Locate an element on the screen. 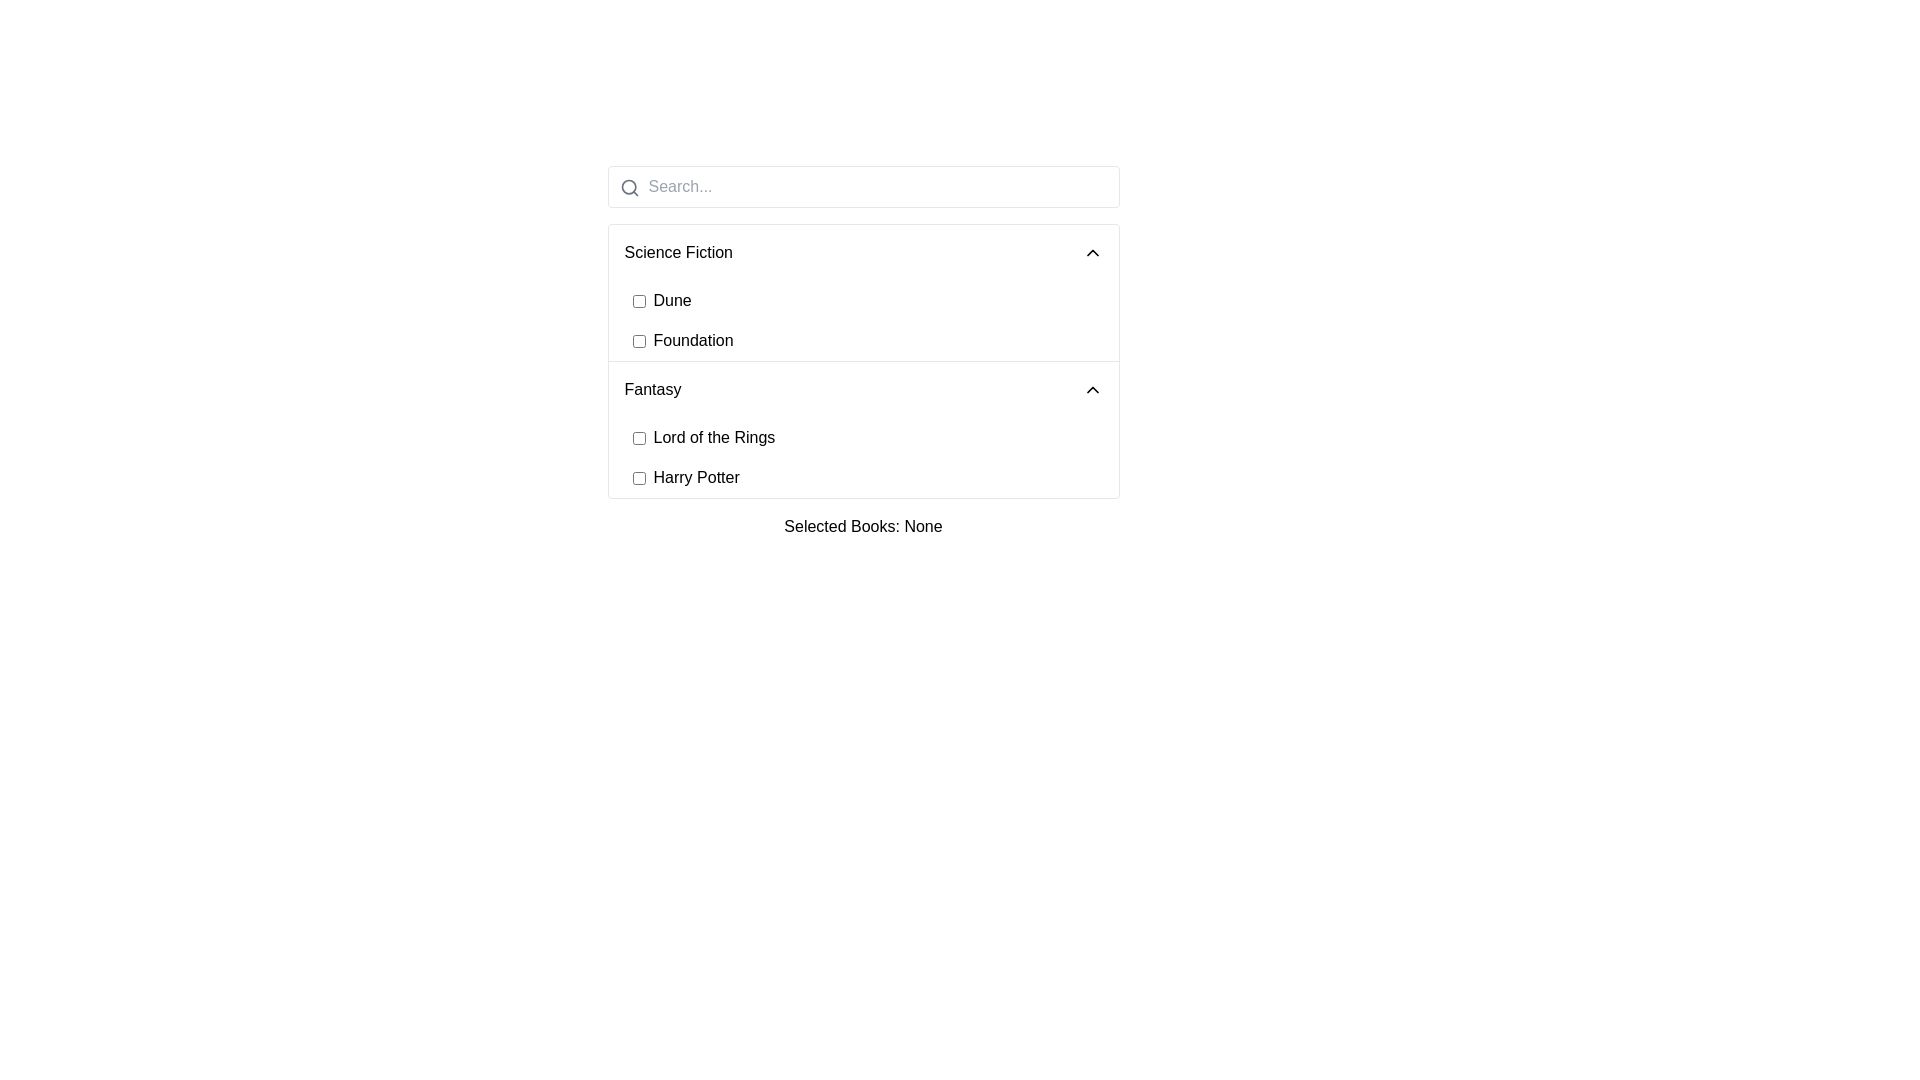 The width and height of the screenshot is (1920, 1080). the text label that informs the user of their current selection of books, which is currently none, located at the bottom of the book genres and titles section is located at coordinates (863, 526).